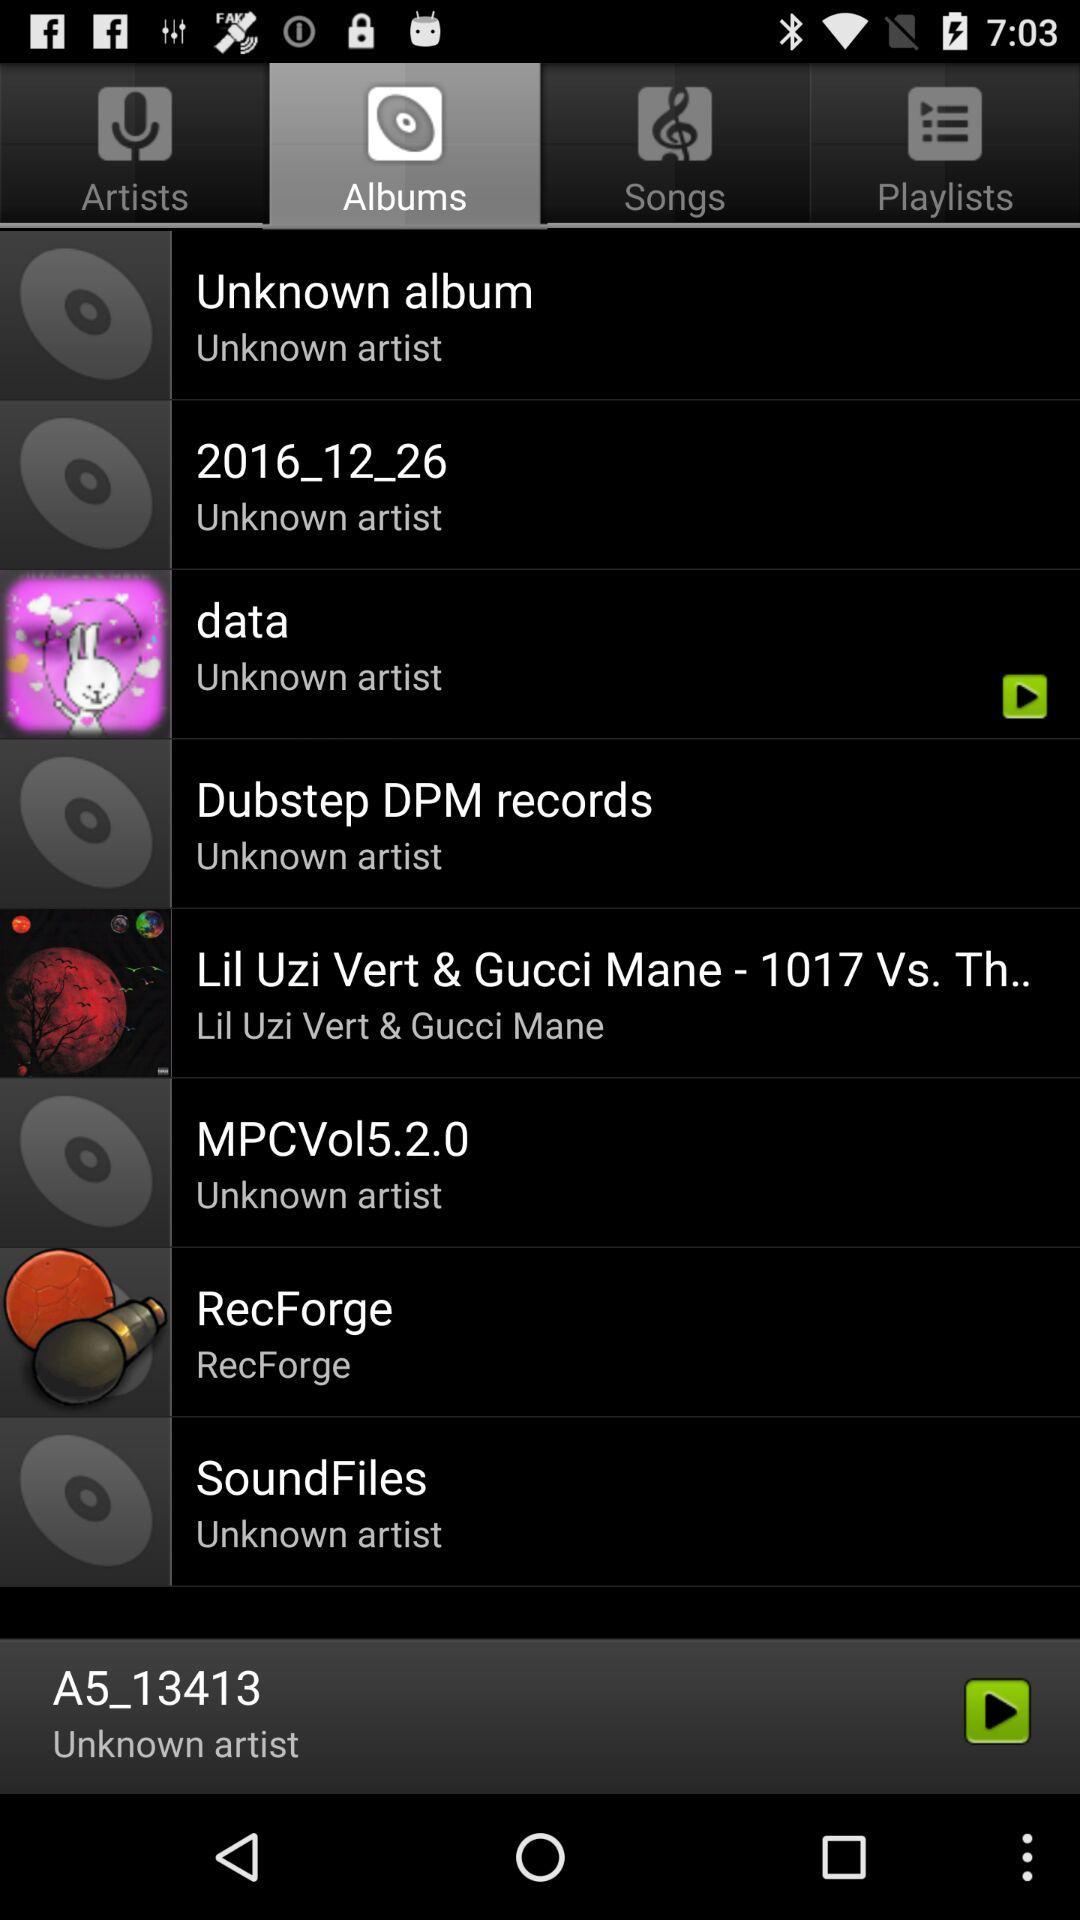  What do you see at coordinates (137, 146) in the screenshot?
I see `the artists` at bounding box center [137, 146].